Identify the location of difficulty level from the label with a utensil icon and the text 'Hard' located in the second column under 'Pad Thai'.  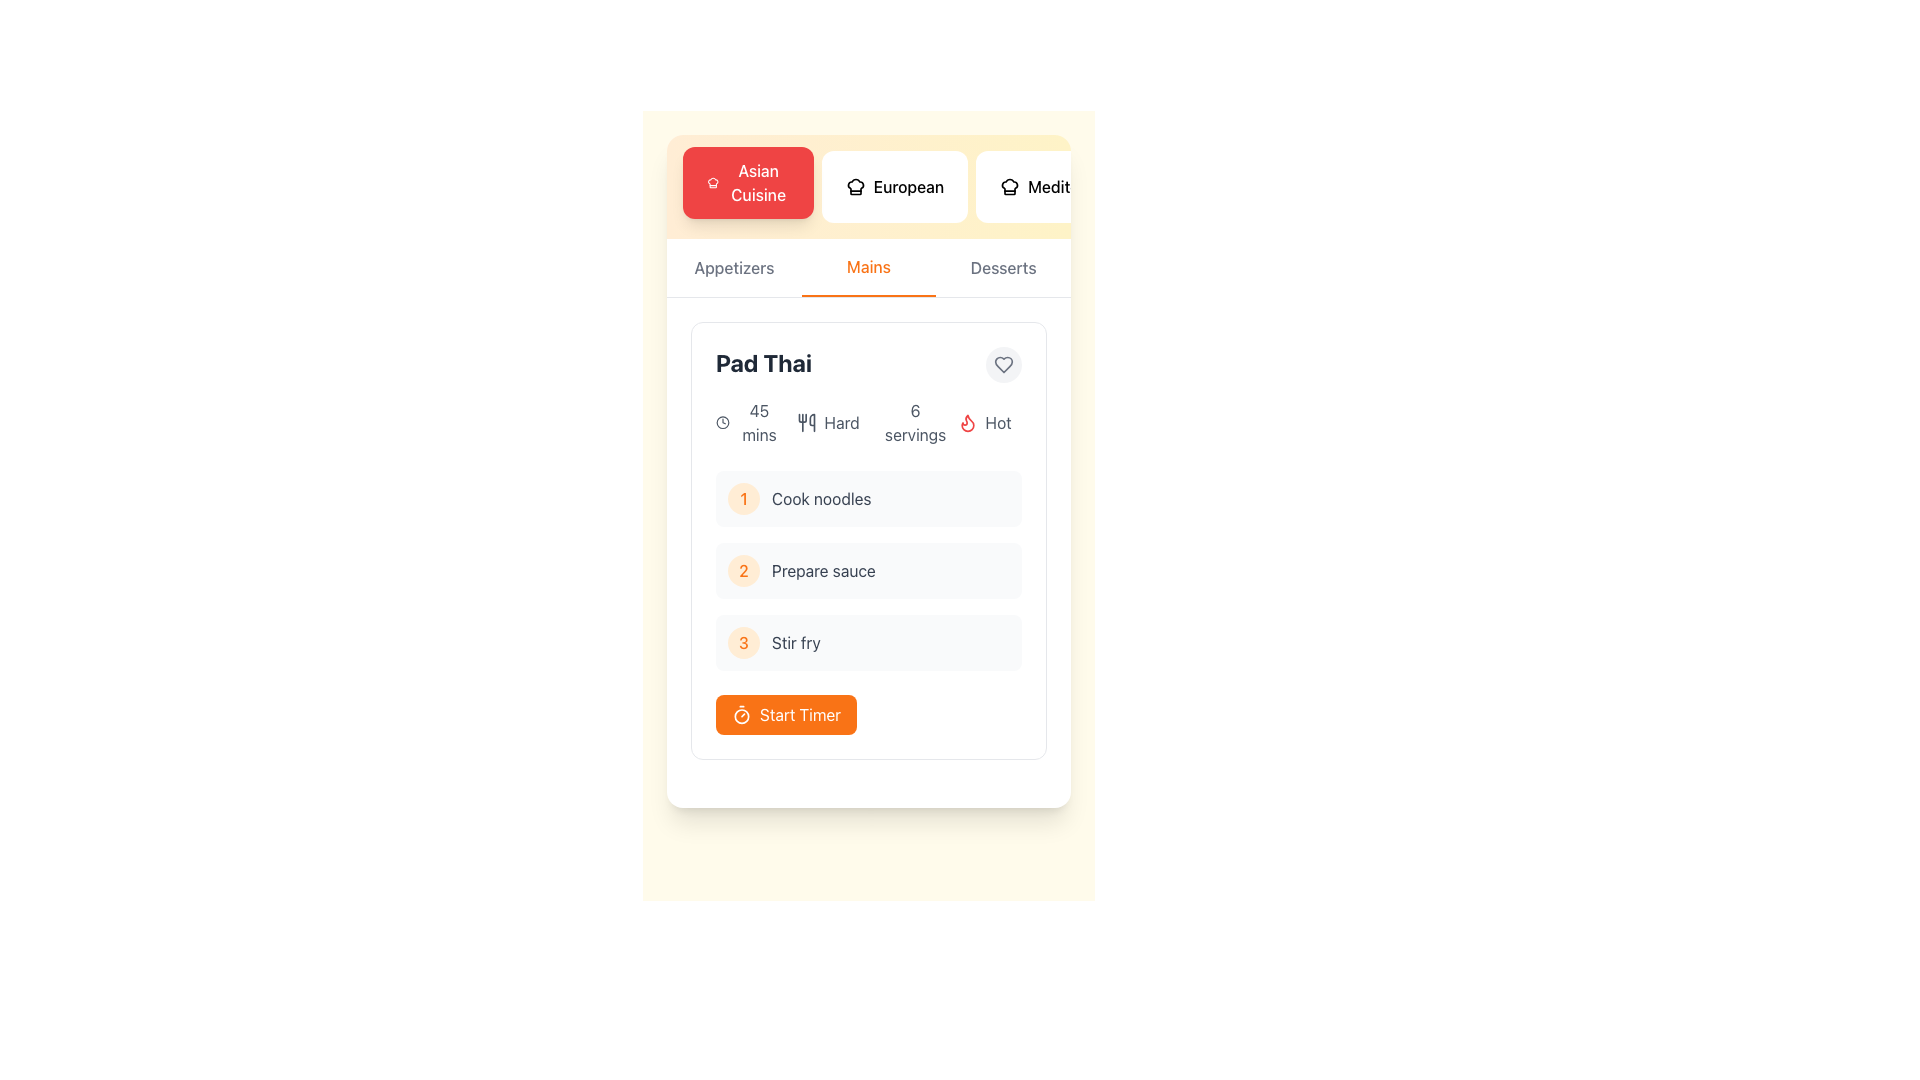
(828, 422).